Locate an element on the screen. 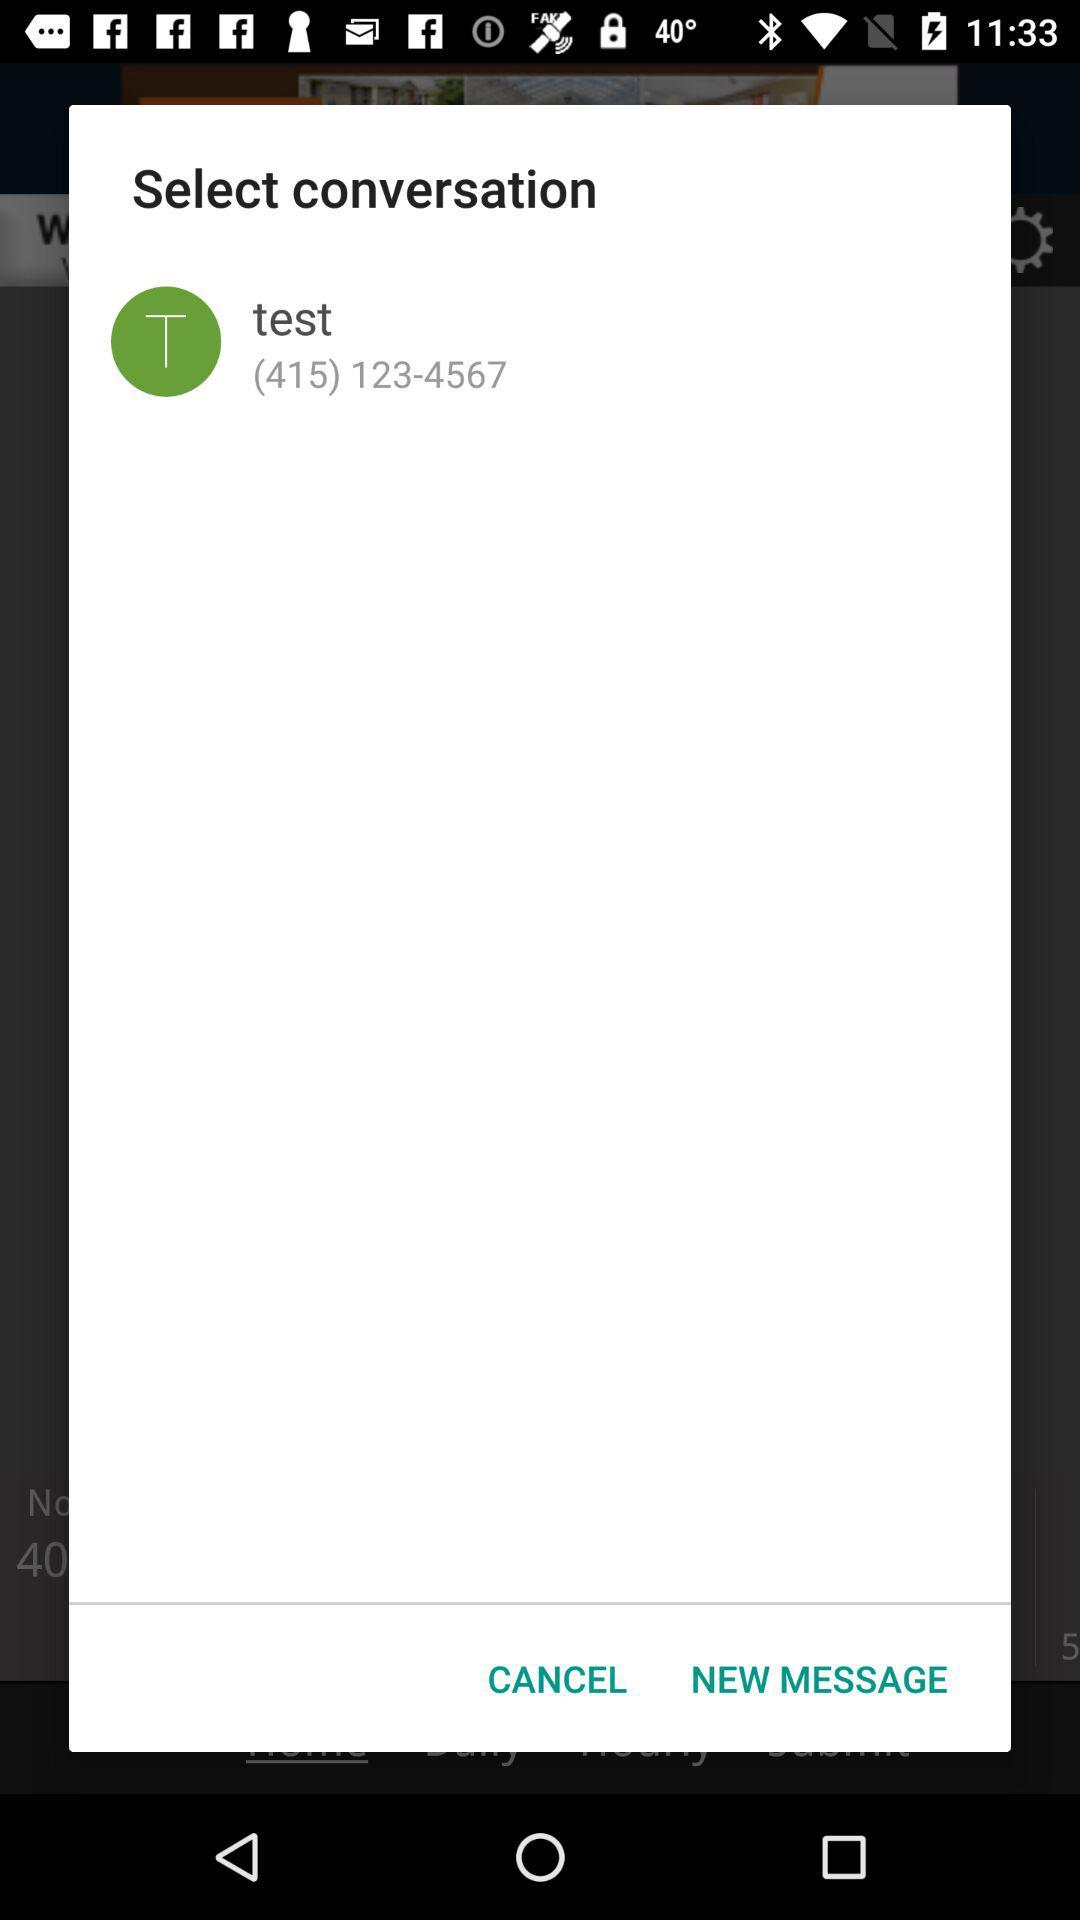 The image size is (1080, 1920). the item next to test app is located at coordinates (165, 341).